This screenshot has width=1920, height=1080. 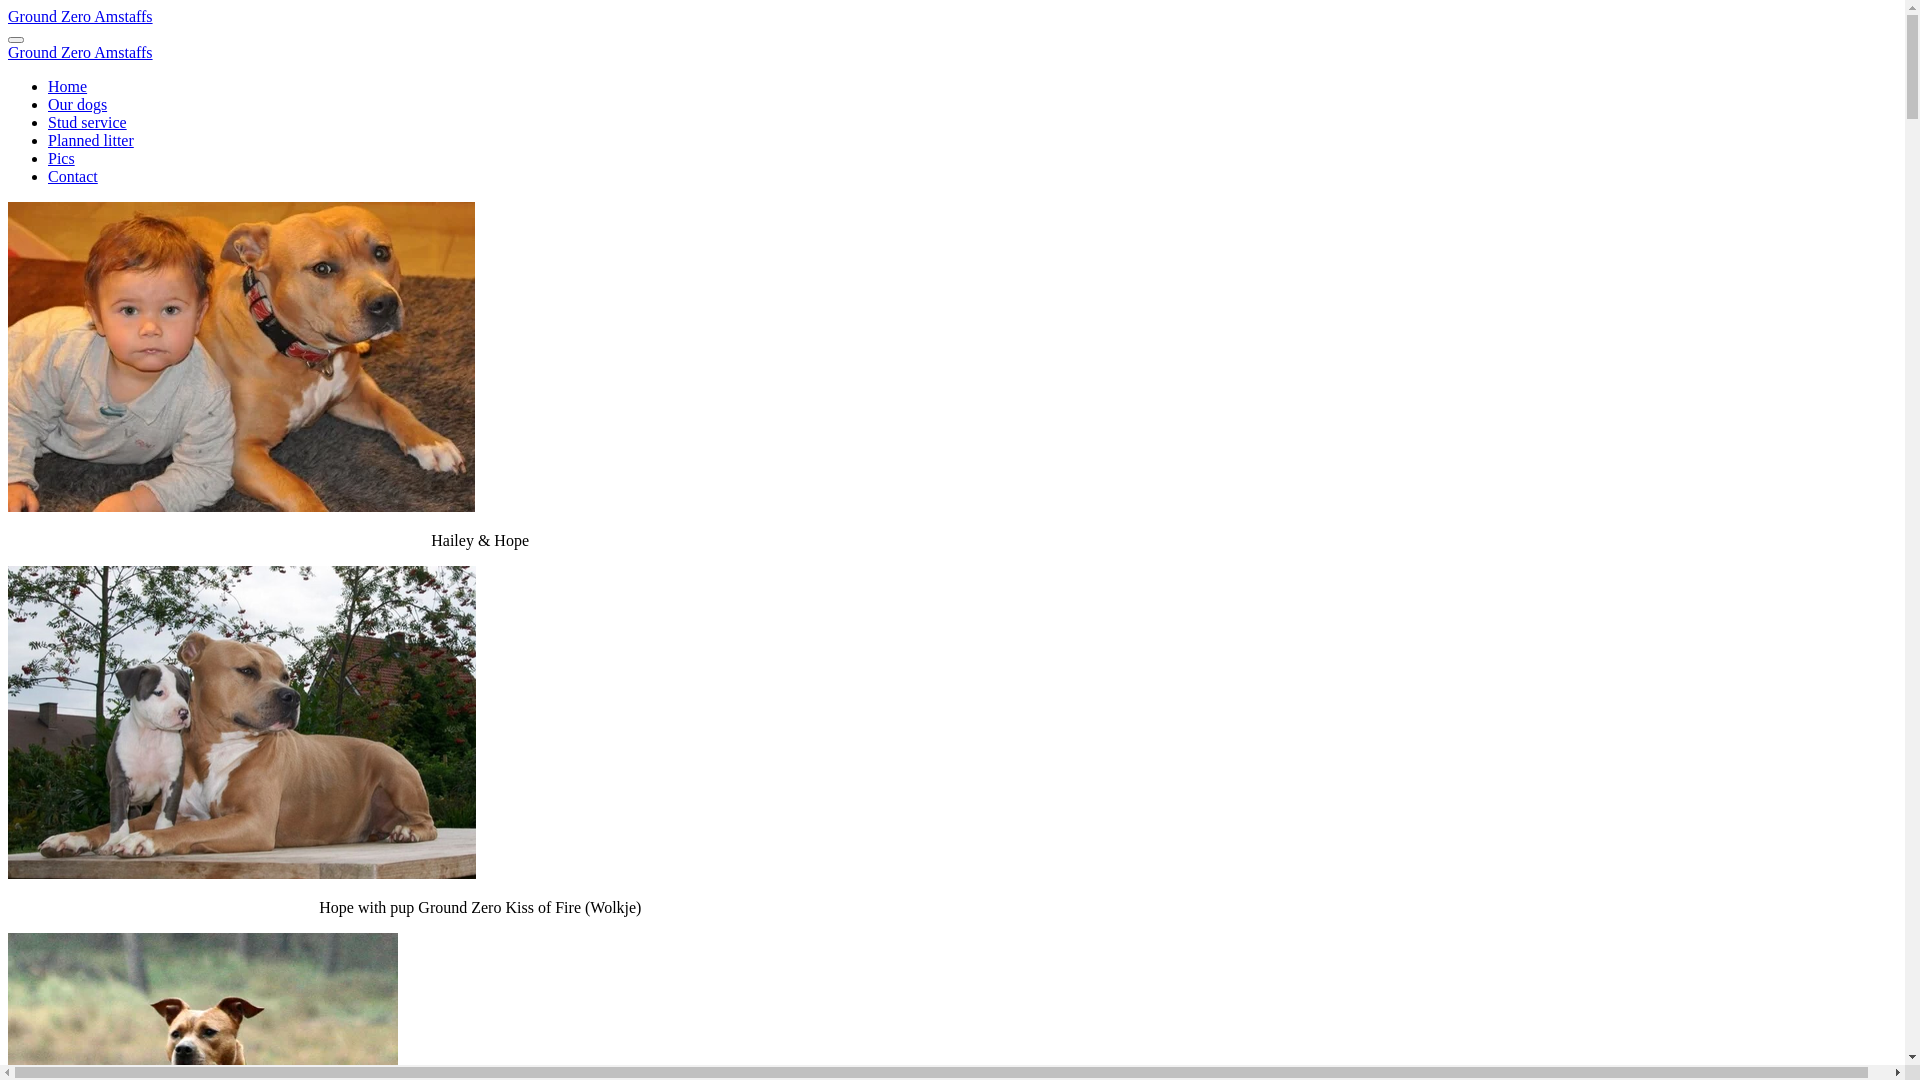 What do you see at coordinates (86, 122) in the screenshot?
I see `'Stud service'` at bounding box center [86, 122].